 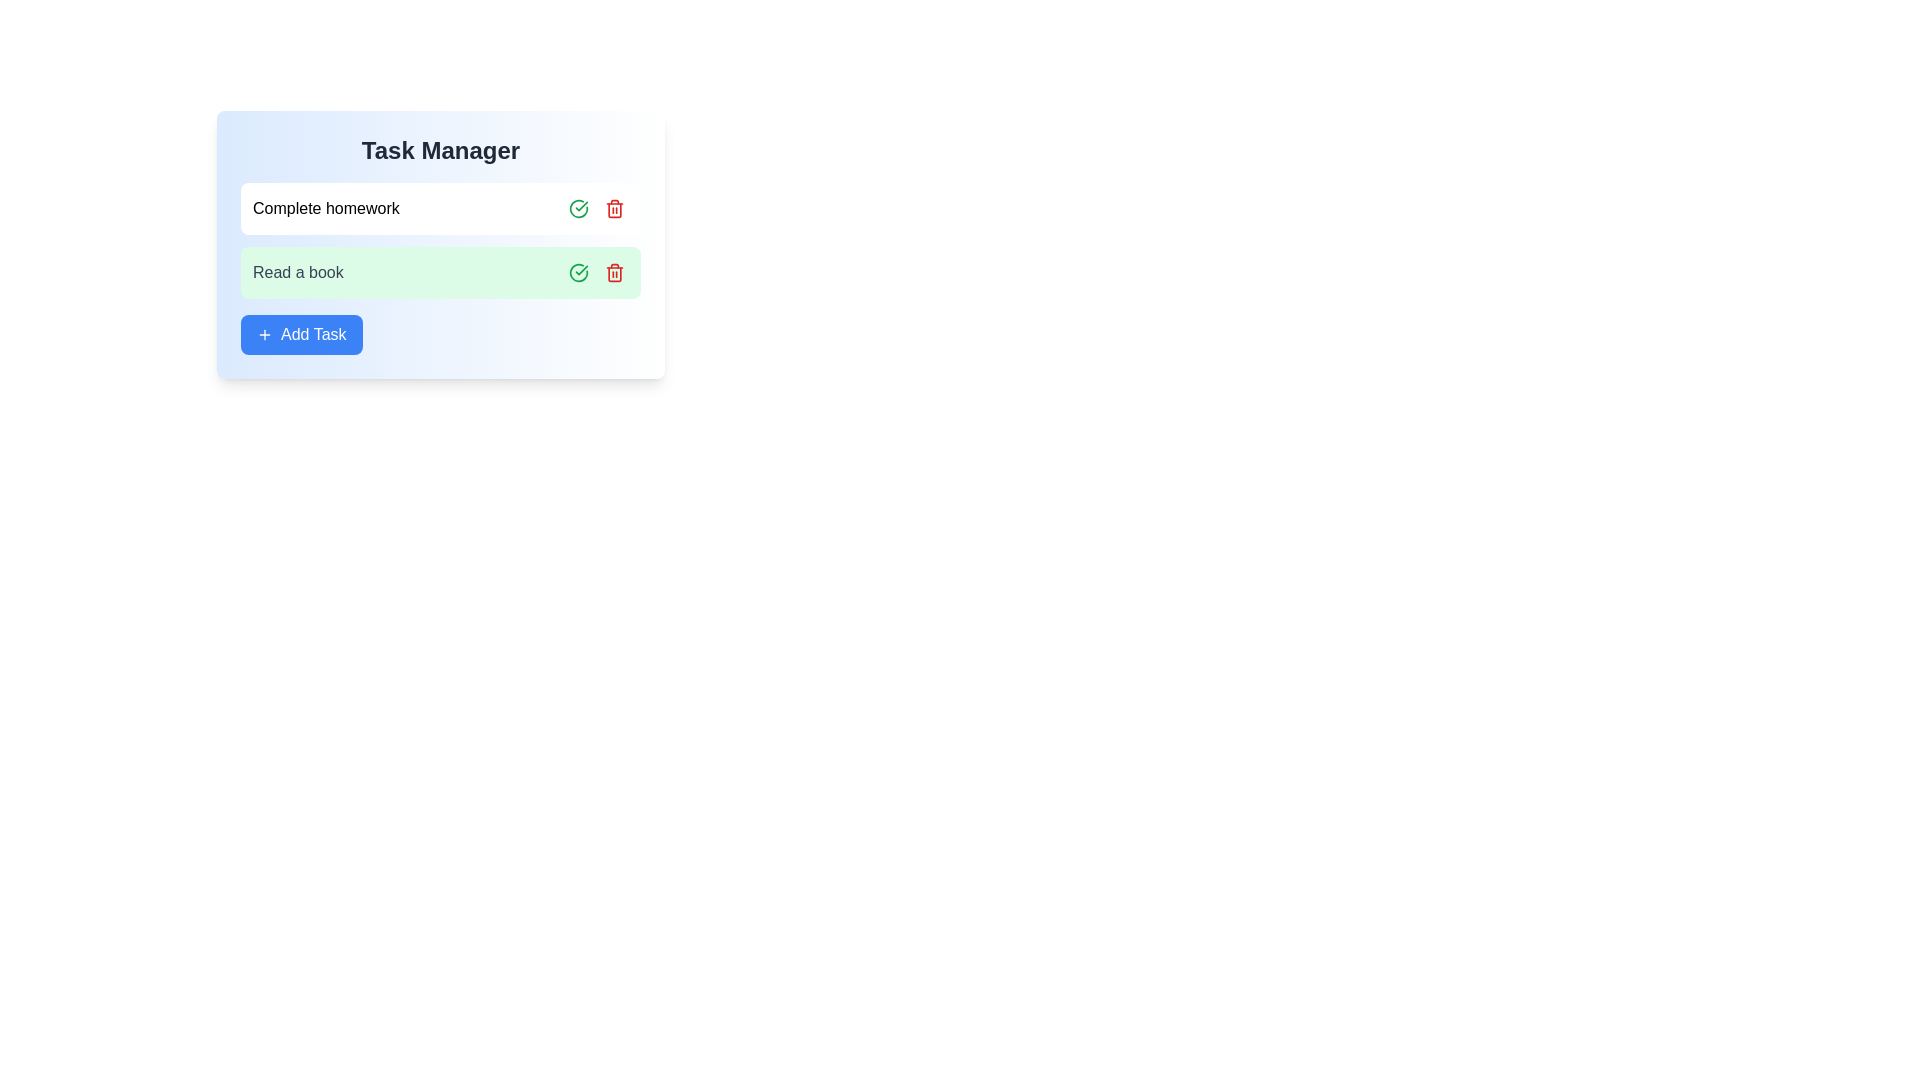 What do you see at coordinates (578, 208) in the screenshot?
I see `the green checkmark icon corresponding to the task titled 'Complete homework' to toggle its completion status` at bounding box center [578, 208].